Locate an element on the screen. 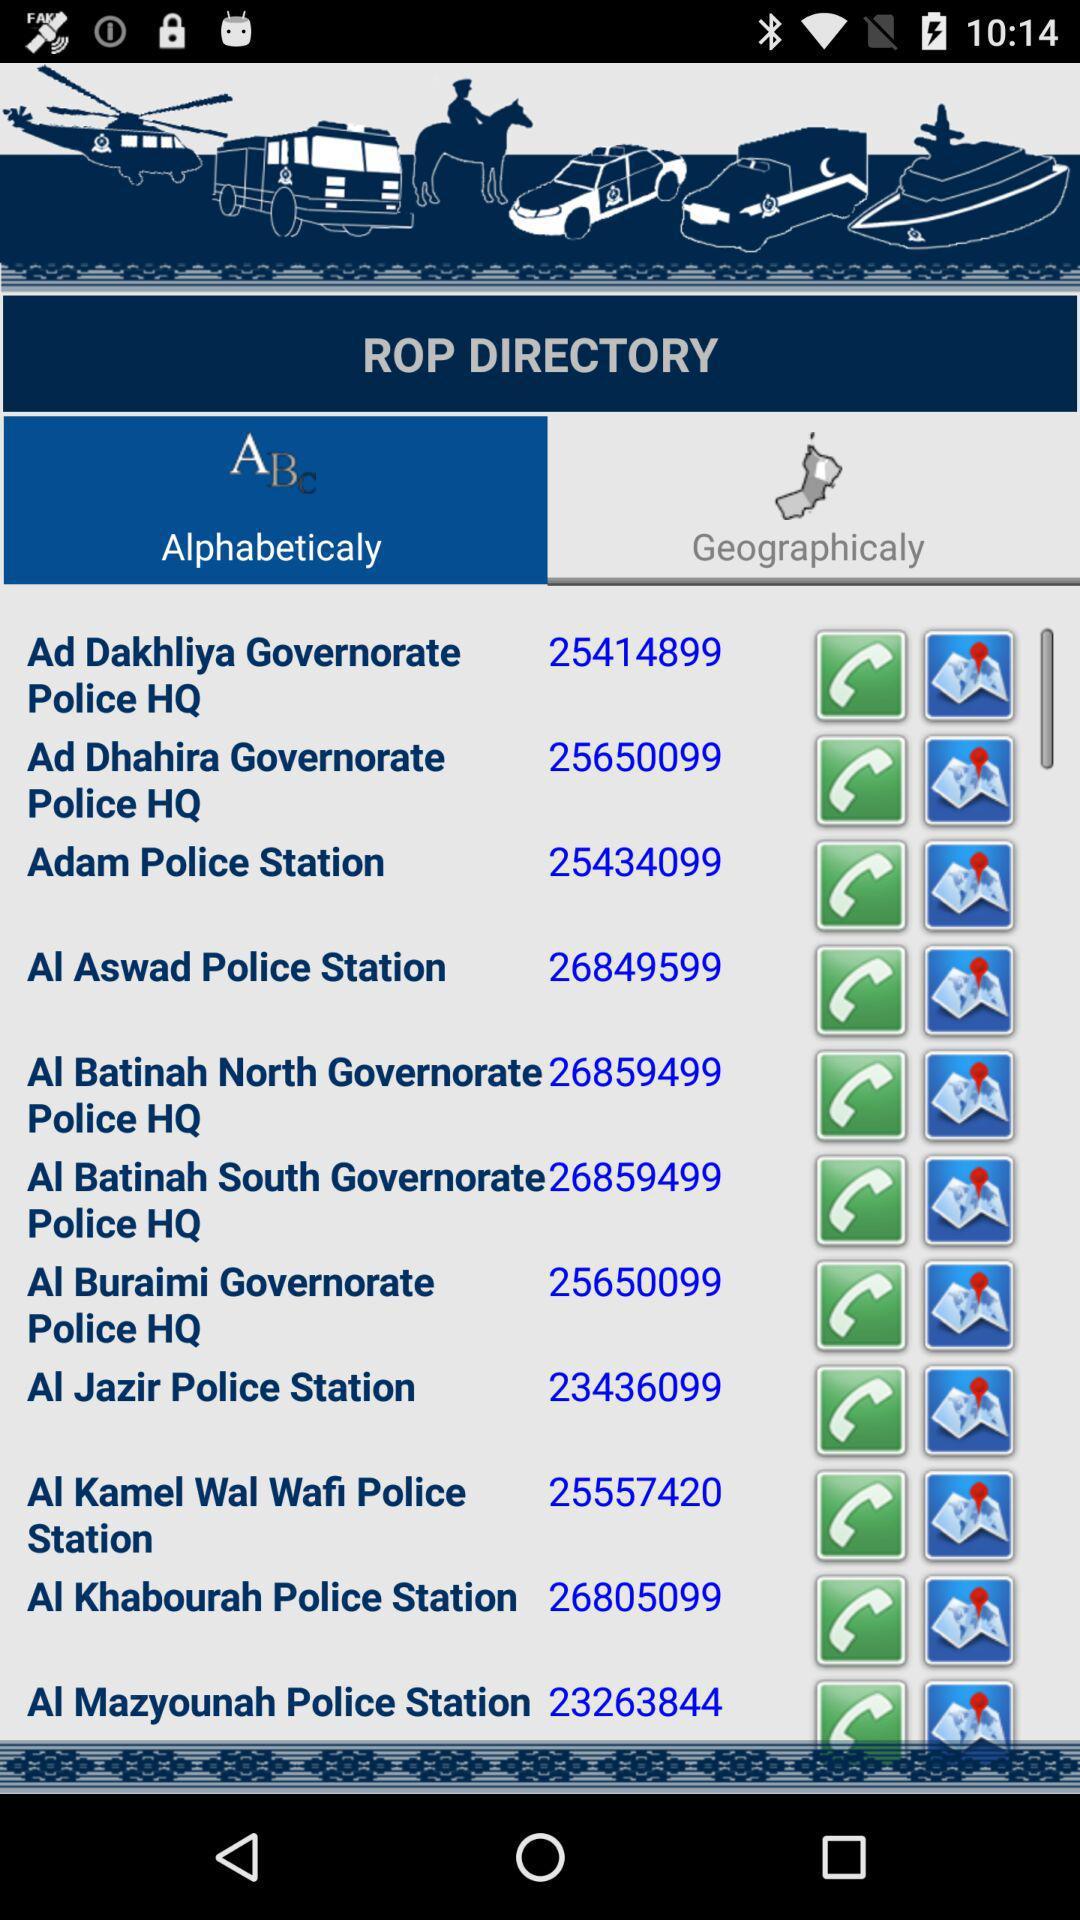 Image resolution: width=1080 pixels, height=1920 pixels. the icon above 26859499 is located at coordinates (859, 991).